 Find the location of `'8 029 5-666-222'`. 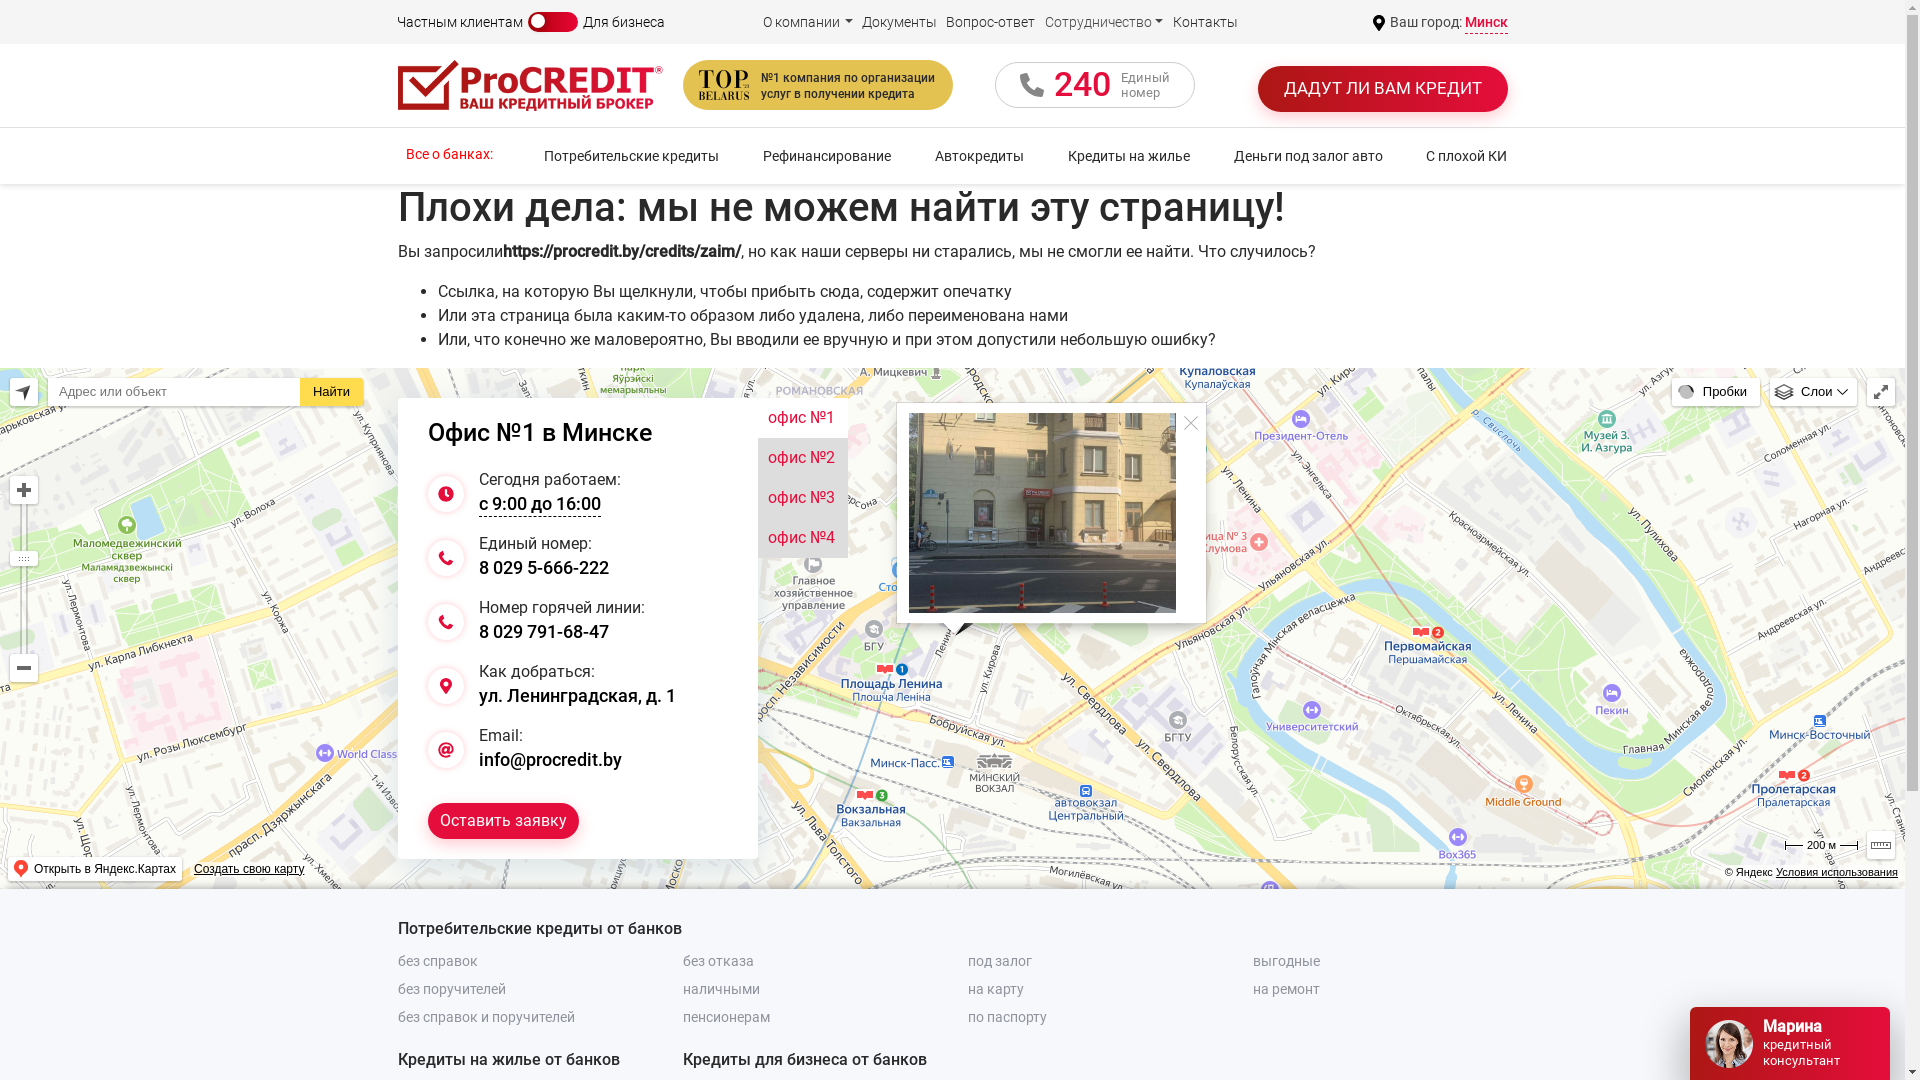

'8 029 5-666-222' is located at coordinates (542, 566).